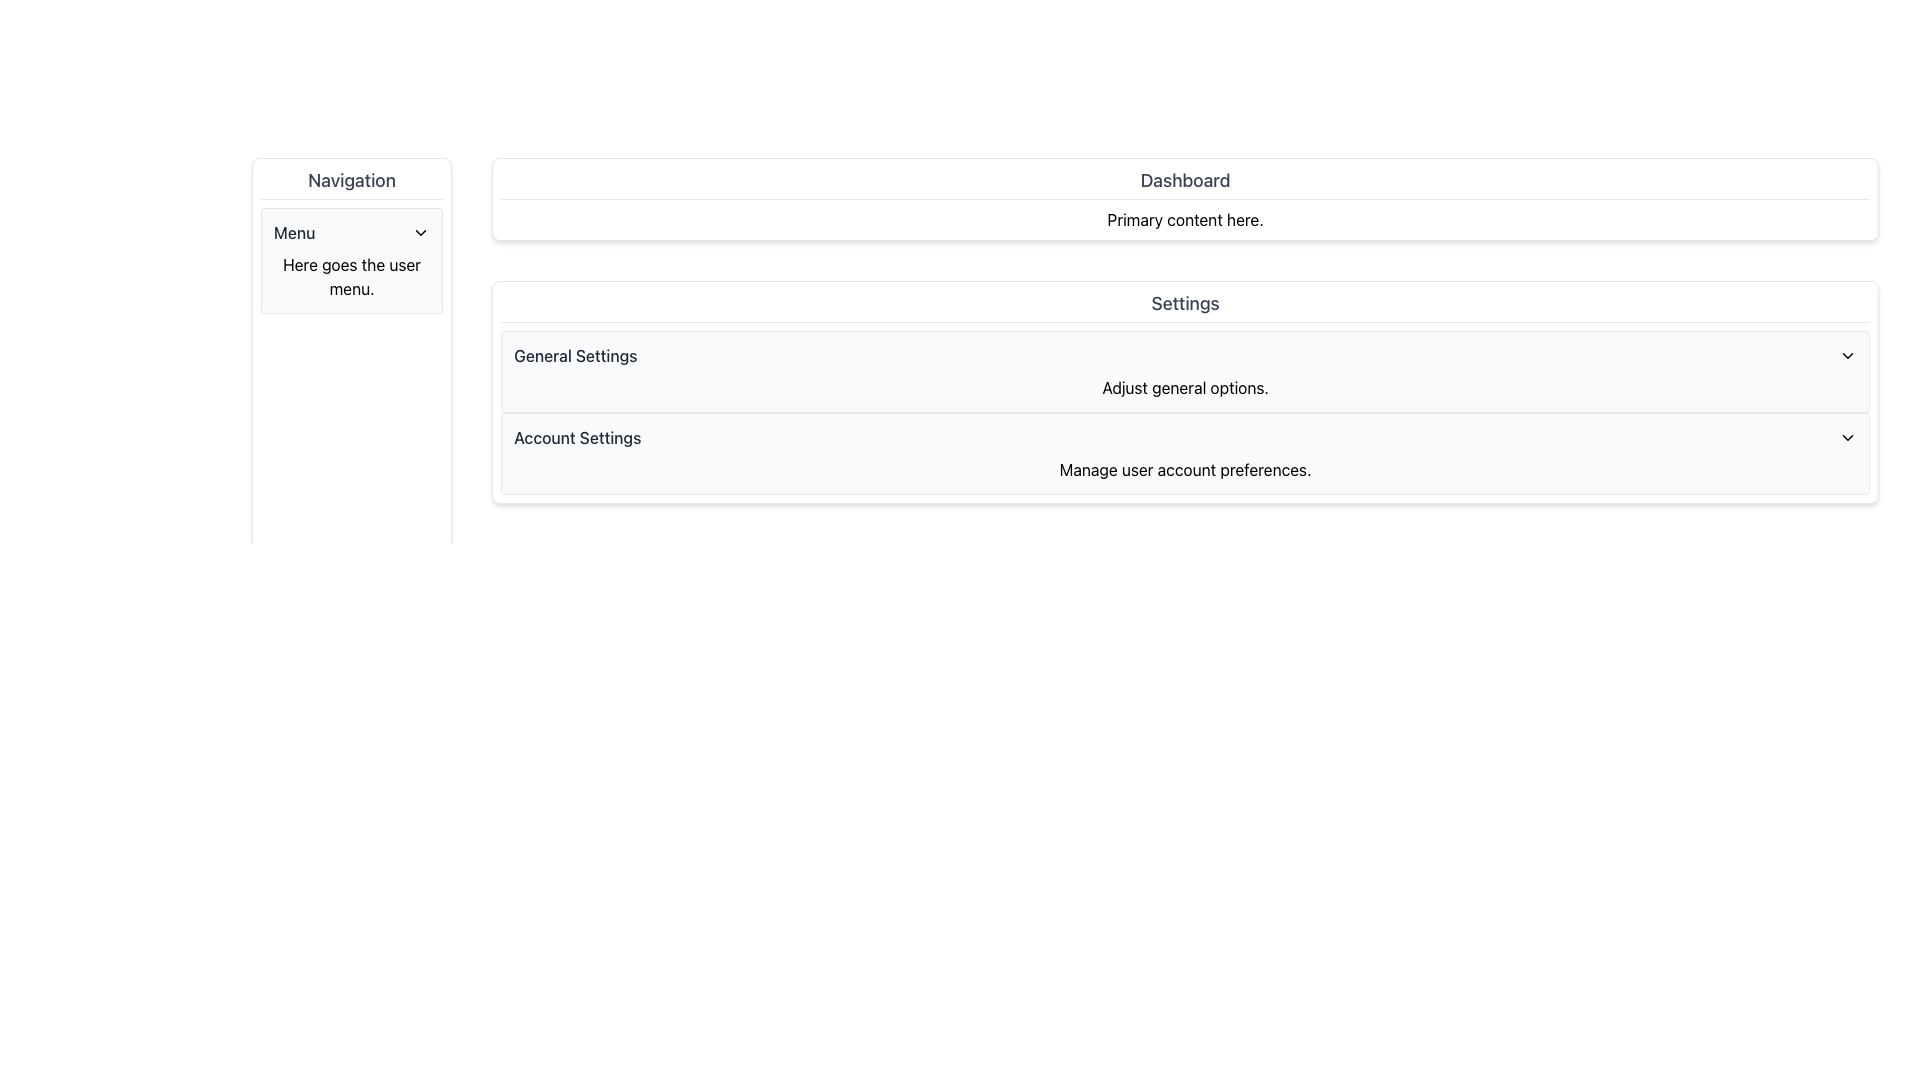  What do you see at coordinates (1847, 437) in the screenshot?
I see `the chevron icon located at the rightmost section of the horizontal layout for 'Account Settings'` at bounding box center [1847, 437].